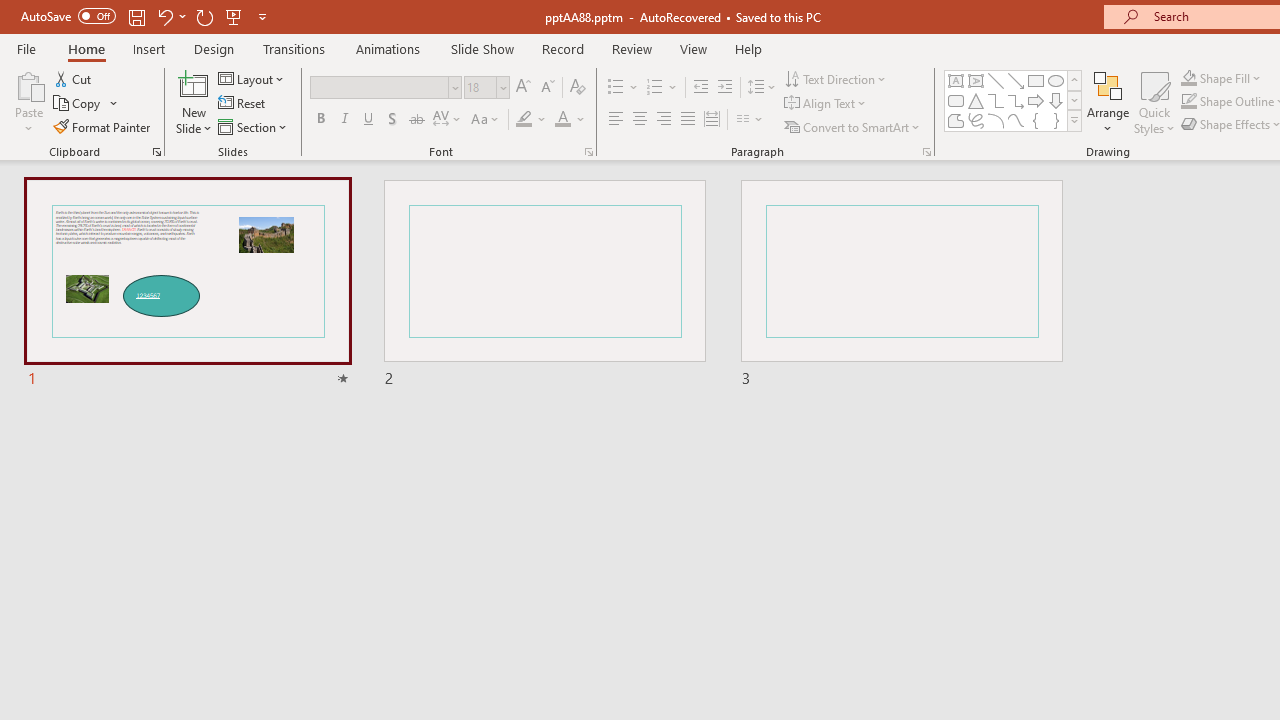 This screenshot has width=1280, height=720. I want to click on 'Freeform: Scribble', so click(976, 120).